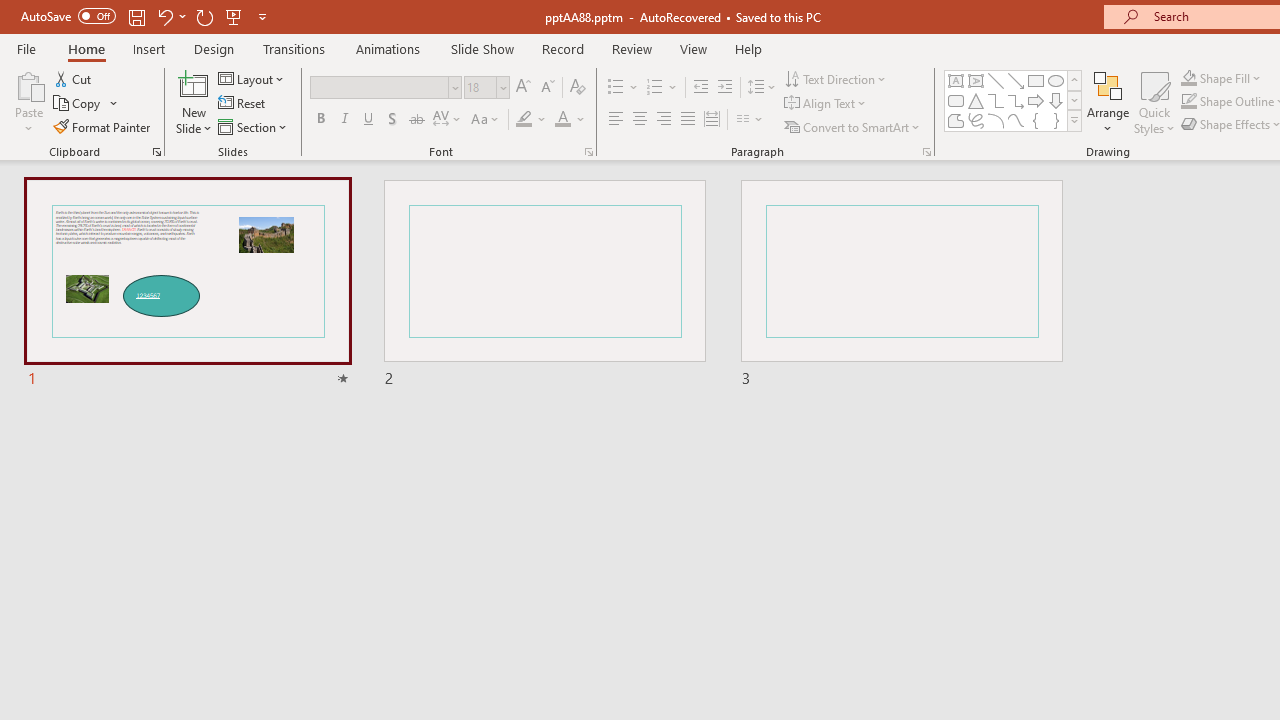 This screenshot has width=1280, height=720. I want to click on 'Freeform: Scribble', so click(976, 120).